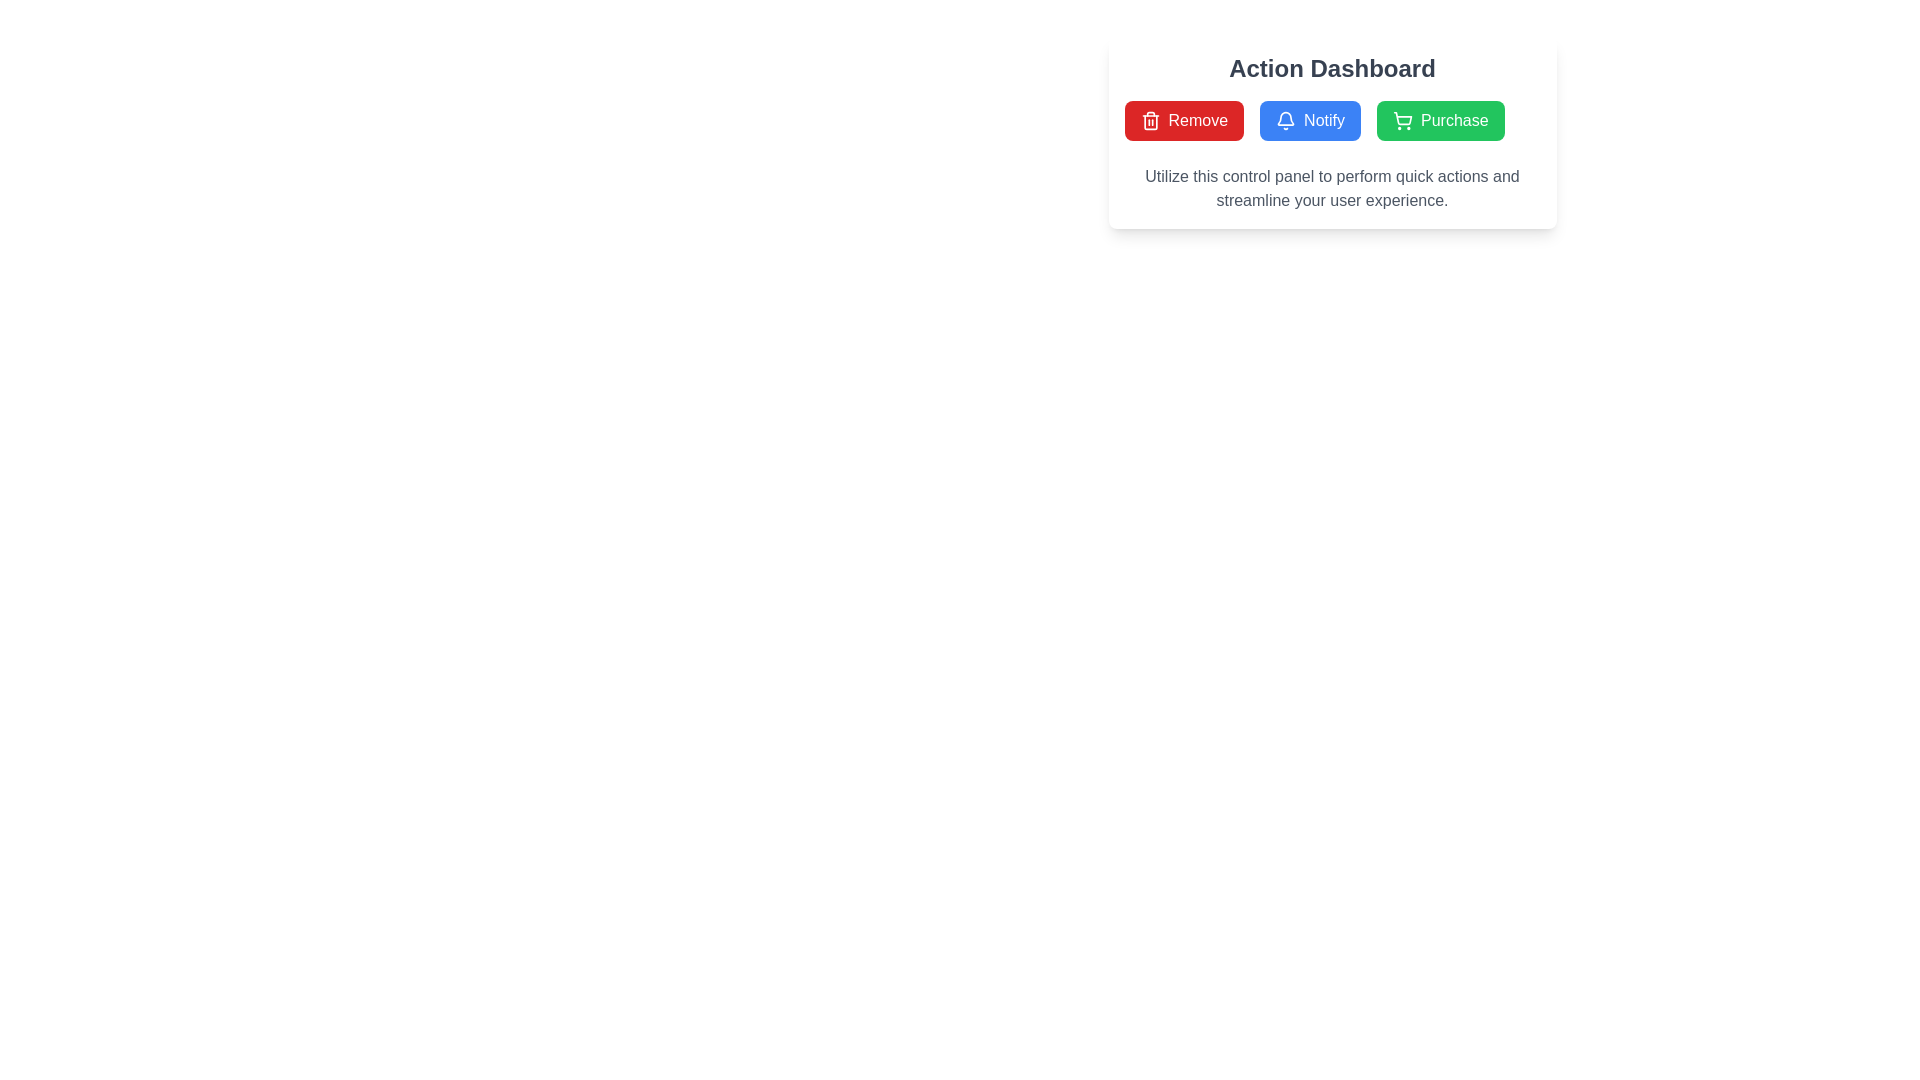  Describe the element at coordinates (1401, 120) in the screenshot. I see `the shopping cart icon within the green 'Purchase' button located in the top-right section of the interface` at that location.